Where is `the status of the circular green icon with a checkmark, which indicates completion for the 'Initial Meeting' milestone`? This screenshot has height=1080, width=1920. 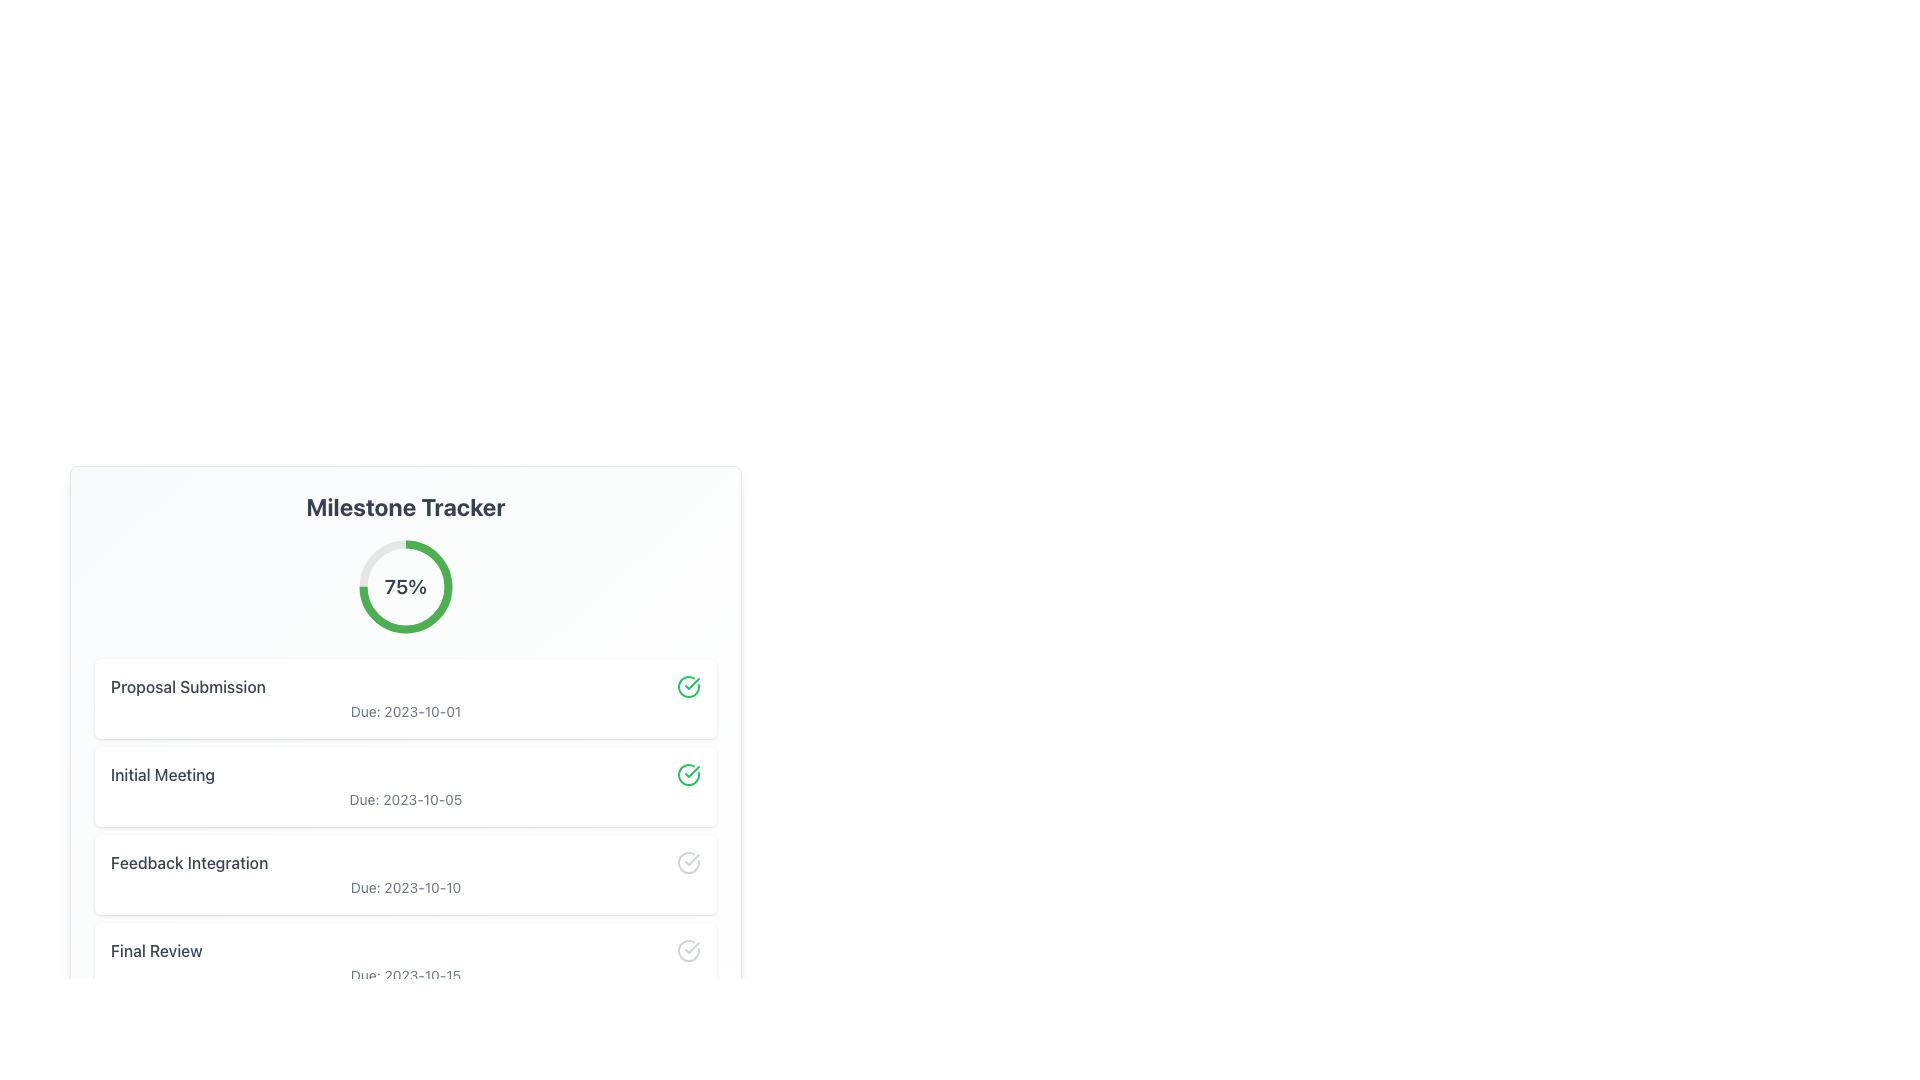
the status of the circular green icon with a checkmark, which indicates completion for the 'Initial Meeting' milestone is located at coordinates (689, 774).